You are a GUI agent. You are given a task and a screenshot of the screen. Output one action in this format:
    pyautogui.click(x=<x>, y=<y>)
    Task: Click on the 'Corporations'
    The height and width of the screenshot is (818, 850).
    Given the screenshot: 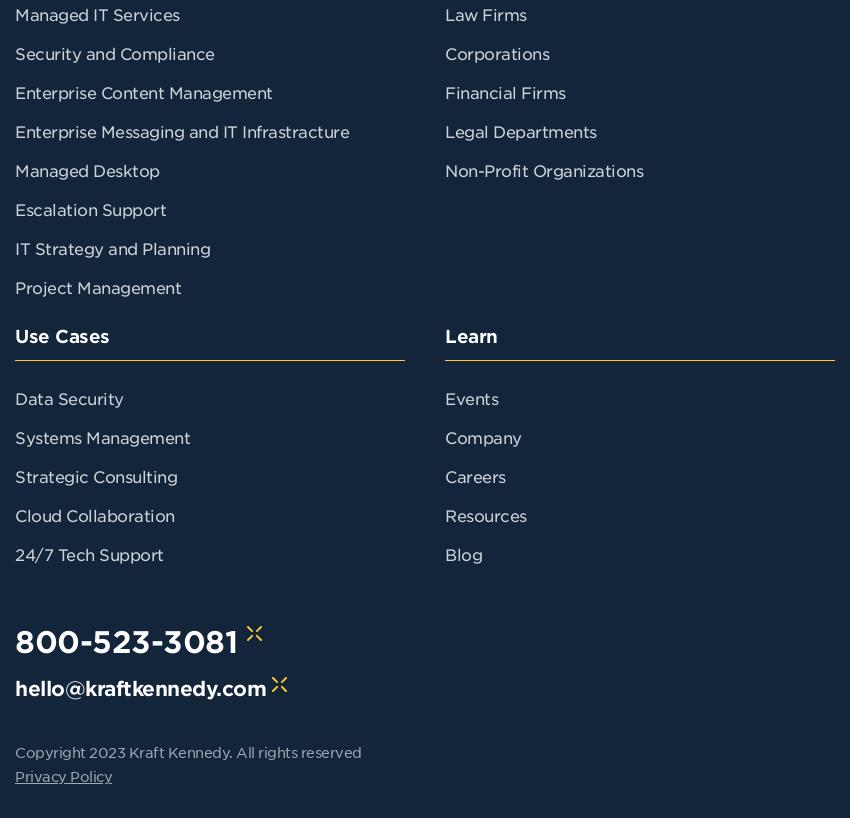 What is the action you would take?
    pyautogui.click(x=443, y=52)
    